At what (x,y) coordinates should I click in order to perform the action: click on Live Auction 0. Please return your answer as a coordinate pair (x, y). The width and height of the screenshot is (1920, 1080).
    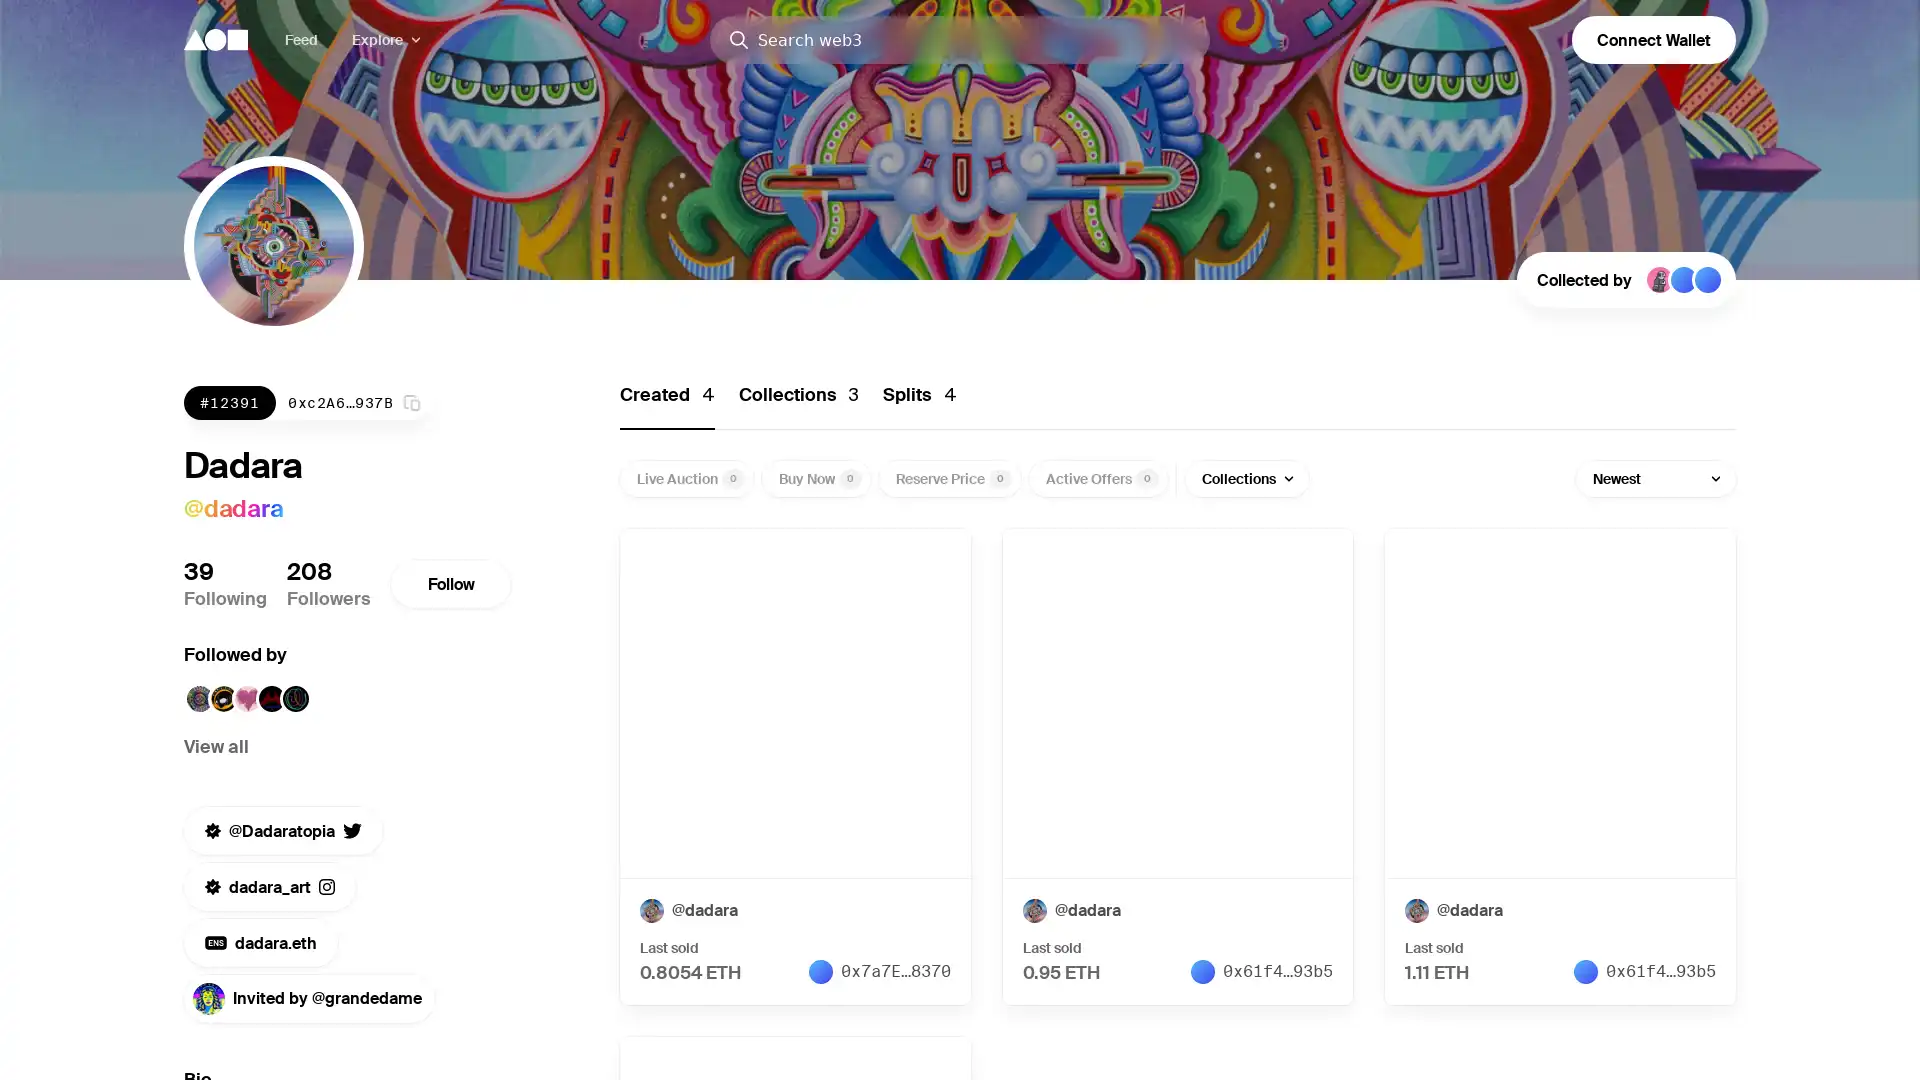
    Looking at the image, I should click on (686, 478).